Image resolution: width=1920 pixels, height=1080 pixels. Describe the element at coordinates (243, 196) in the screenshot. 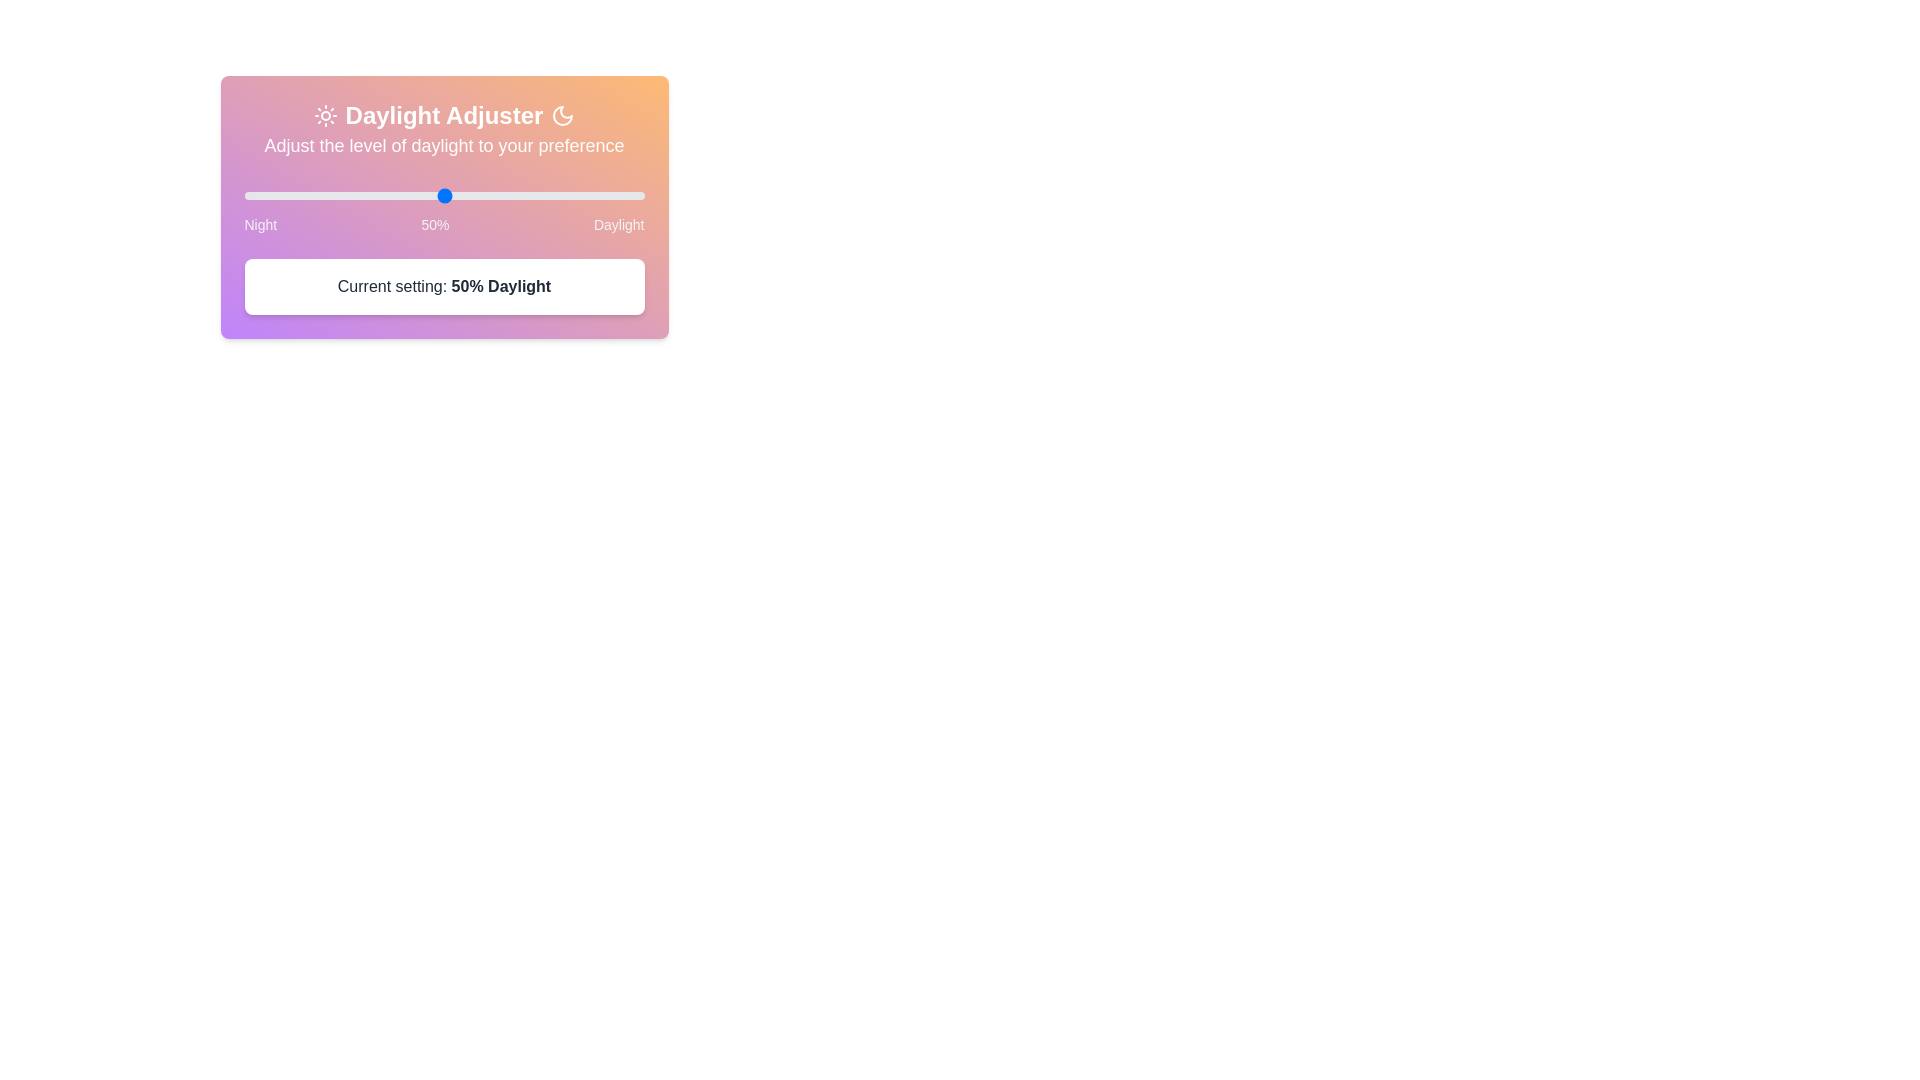

I see `the slider to set the daylight level to 59%` at that location.